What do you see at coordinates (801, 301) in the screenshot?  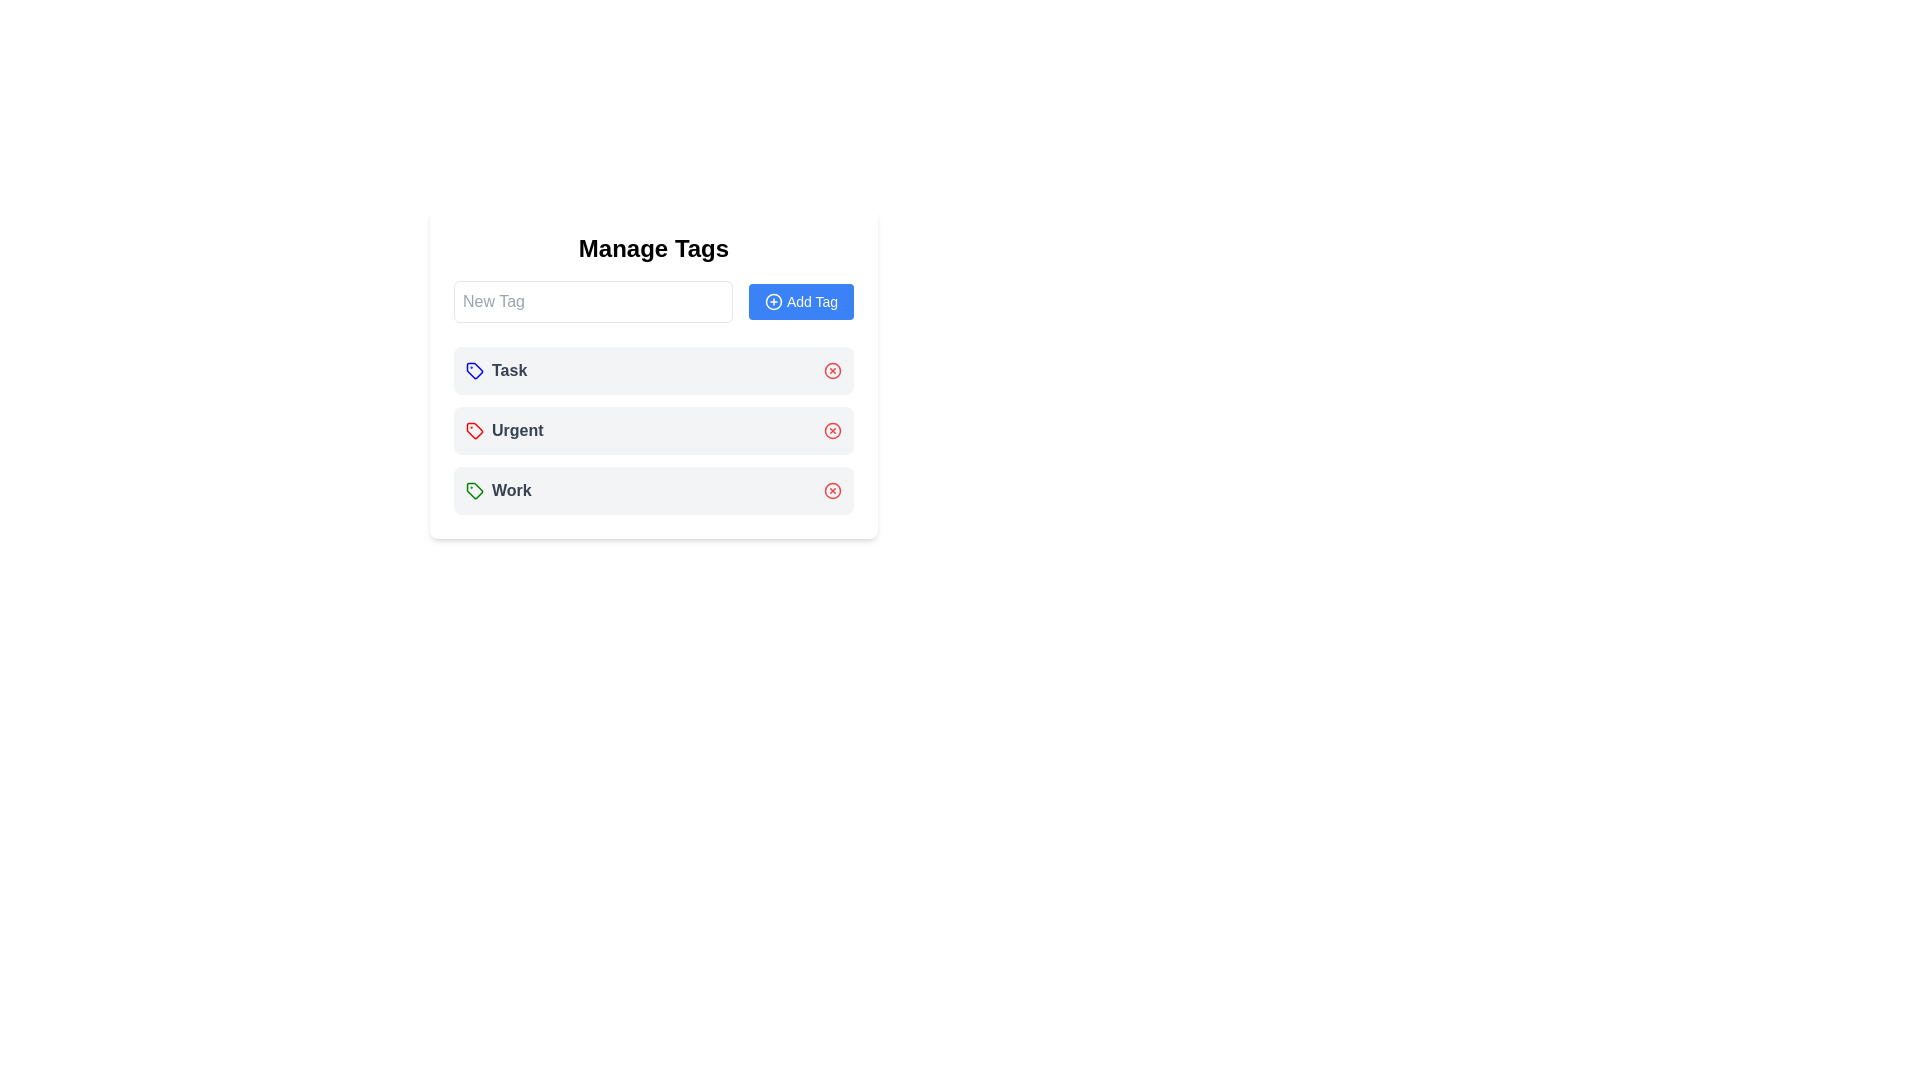 I see `the actionable button that adds a new tag to the list, located on the right side of the input field labeled 'New Tag', below the title 'Manage Tags'` at bounding box center [801, 301].